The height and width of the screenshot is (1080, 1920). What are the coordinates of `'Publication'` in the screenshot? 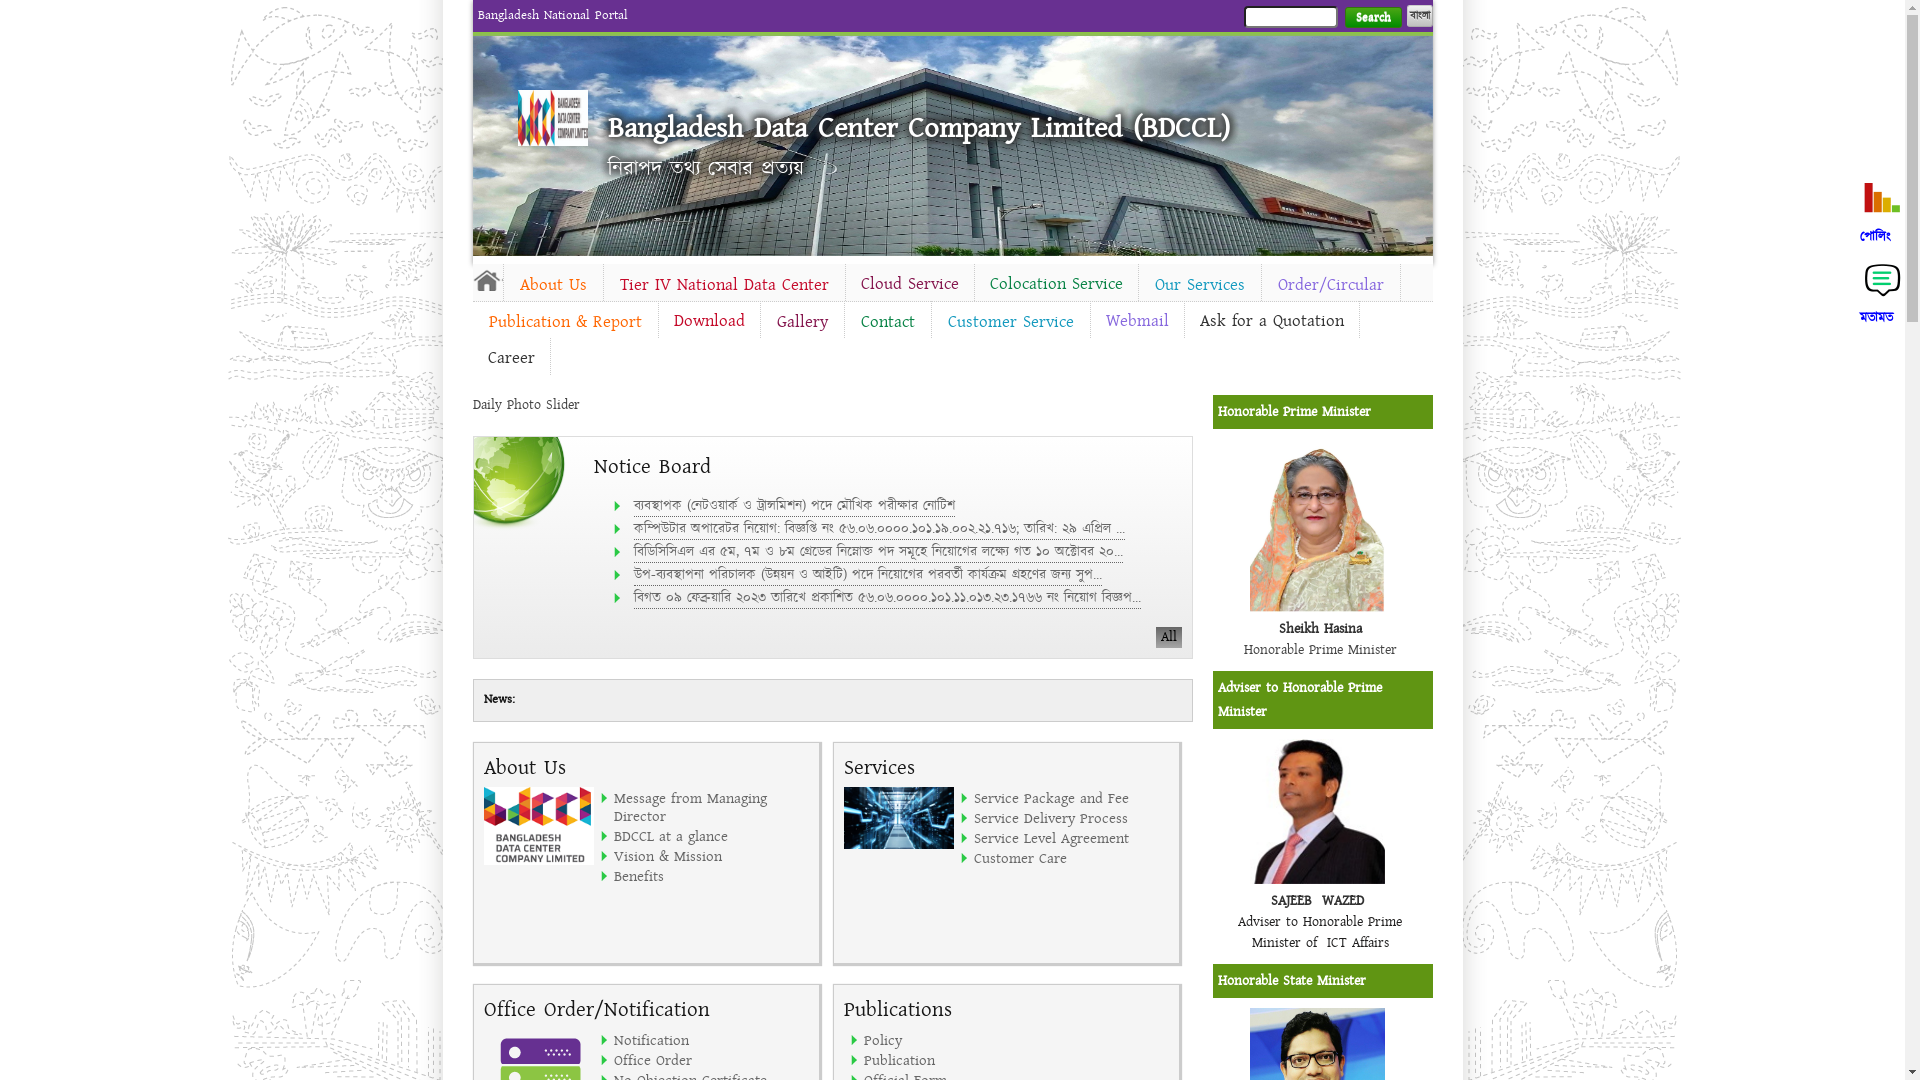 It's located at (961, 1059).